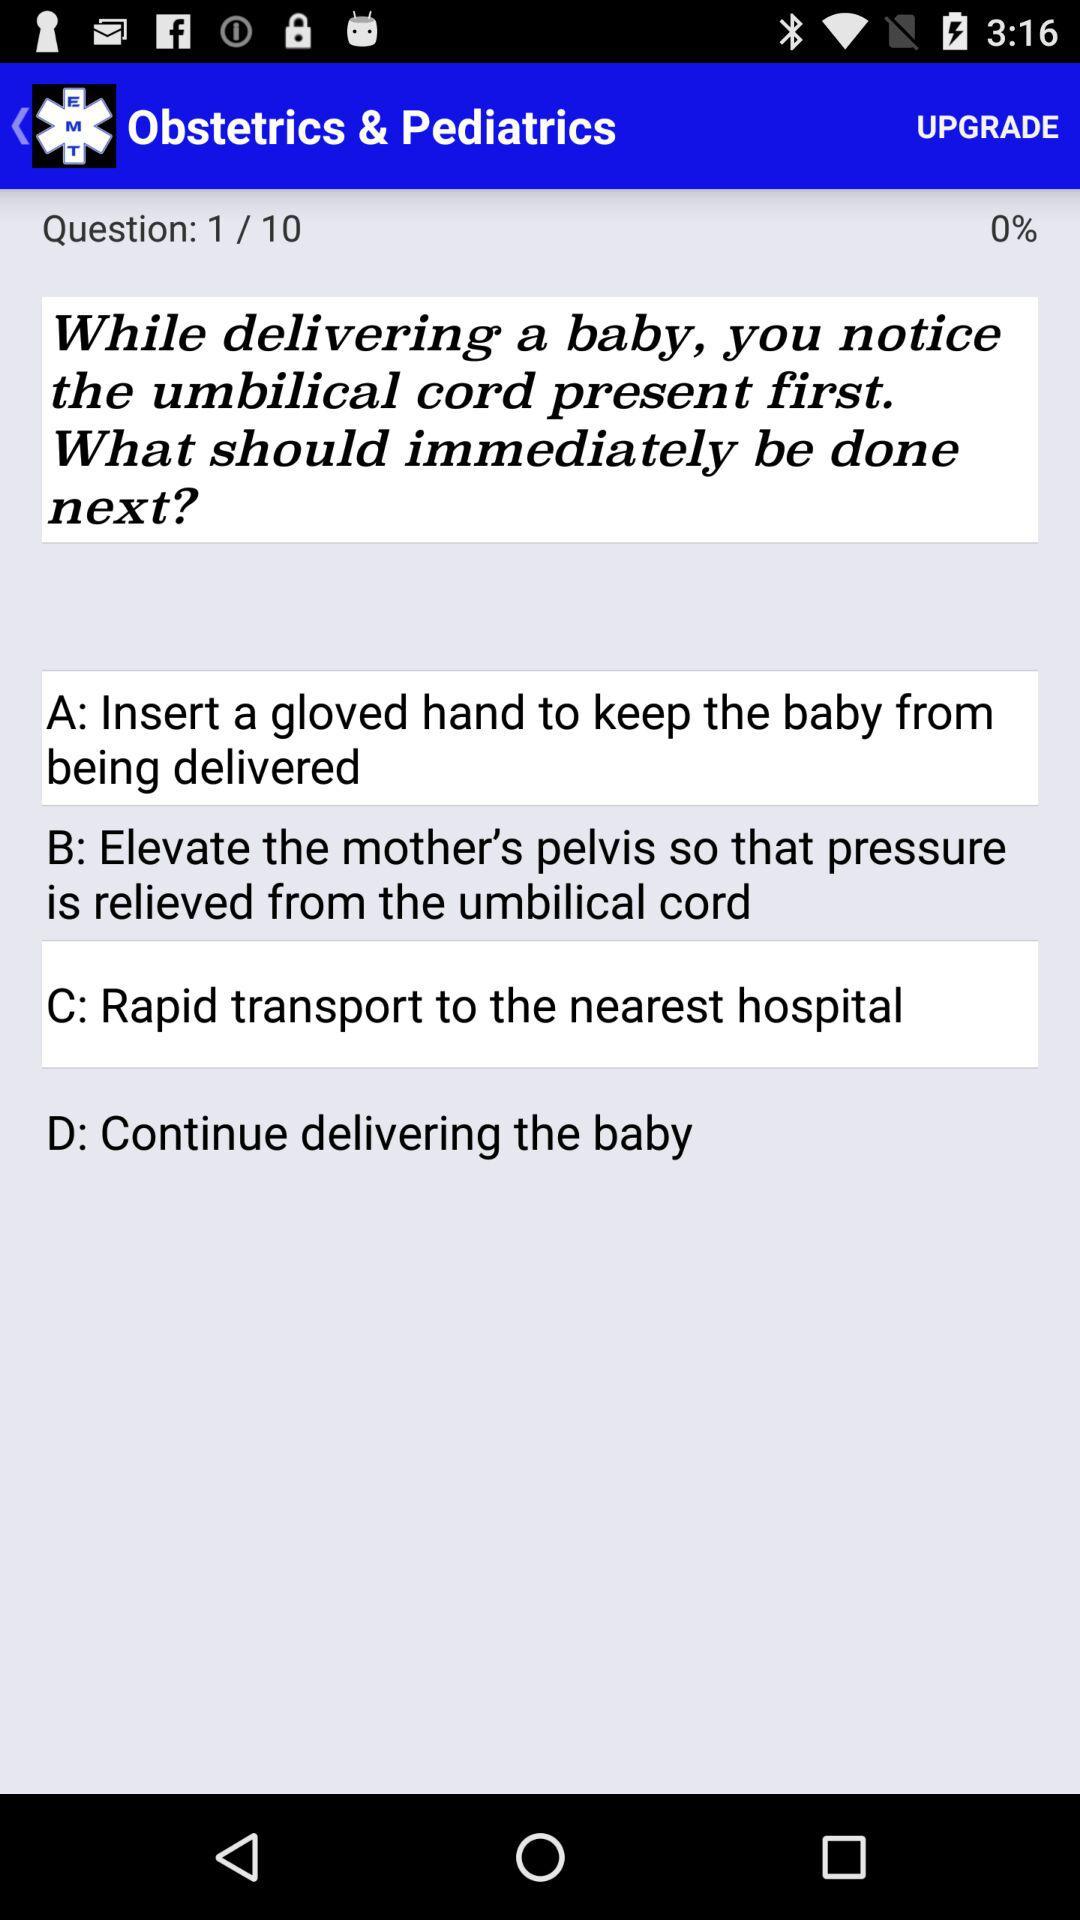 The height and width of the screenshot is (1920, 1080). I want to click on the d continue delivering app, so click(540, 1131).